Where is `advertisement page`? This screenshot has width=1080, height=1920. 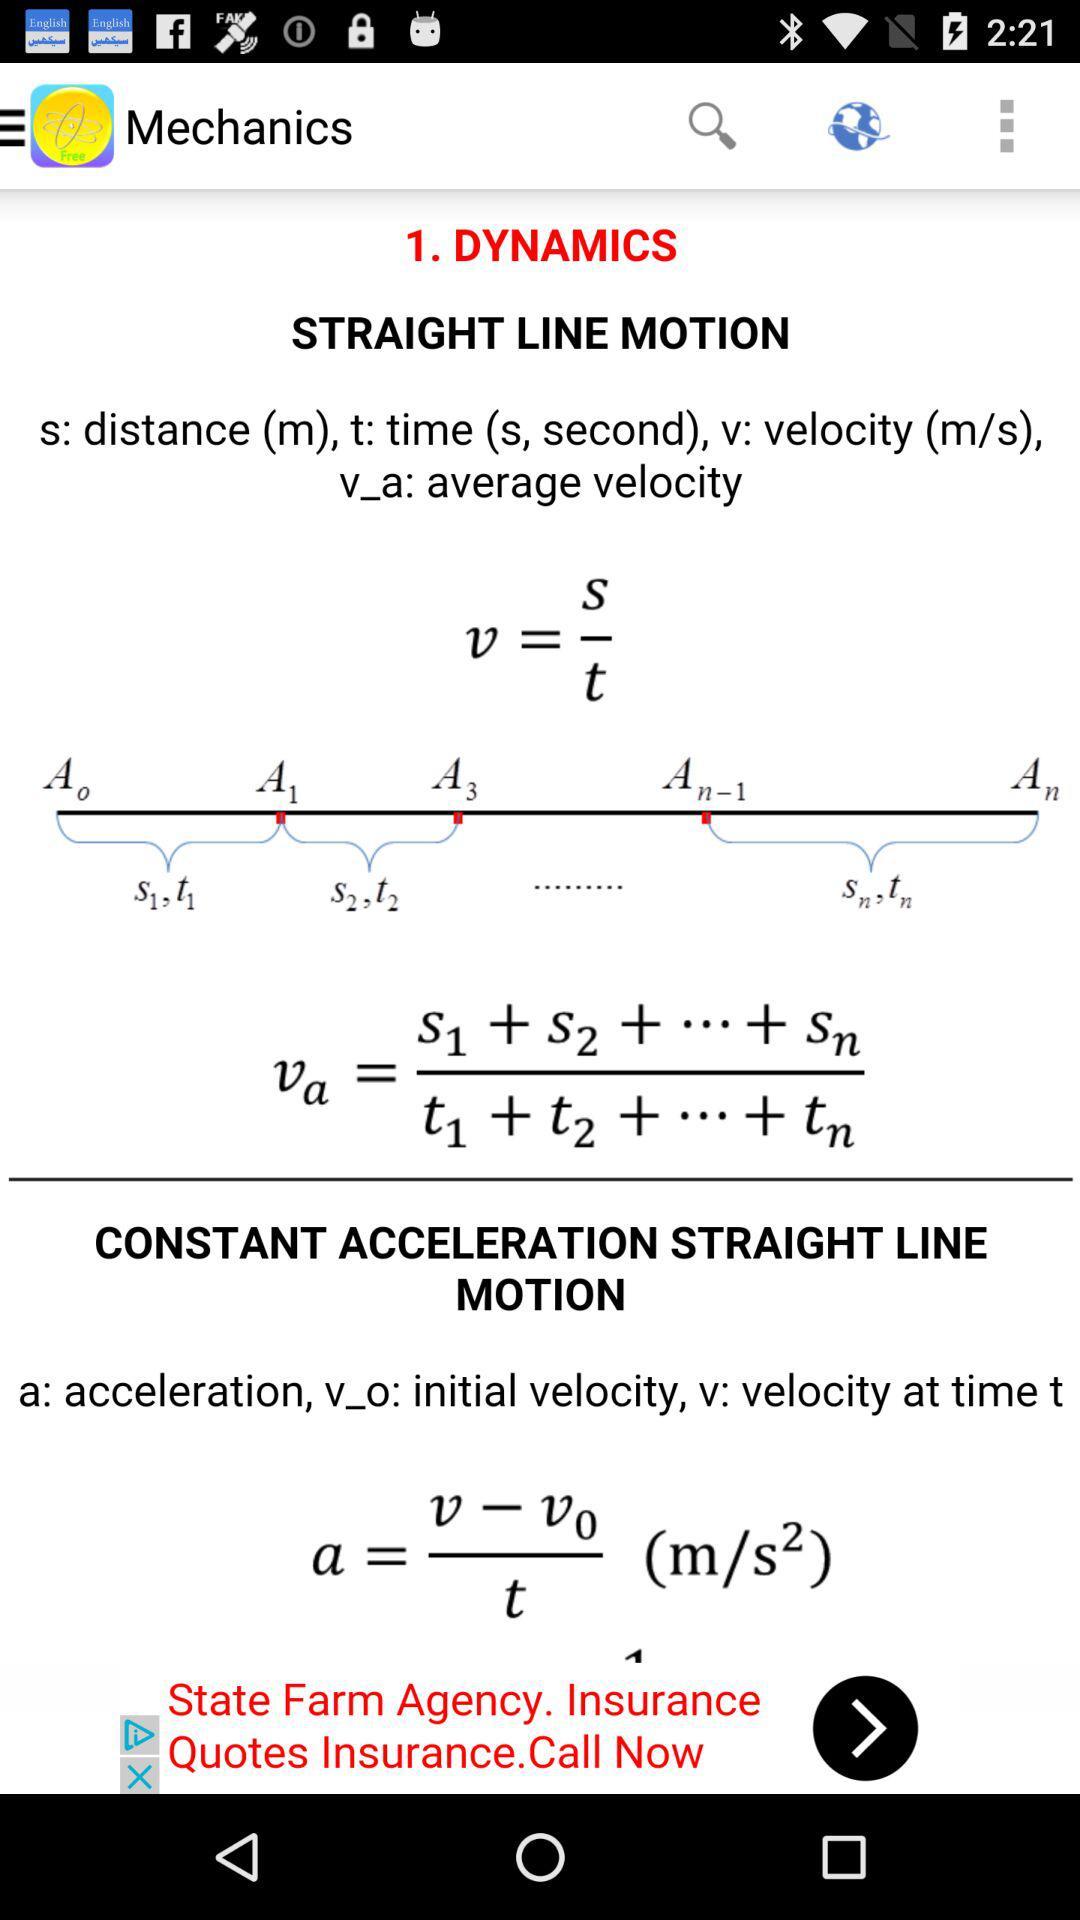 advertisement page is located at coordinates (540, 1727).